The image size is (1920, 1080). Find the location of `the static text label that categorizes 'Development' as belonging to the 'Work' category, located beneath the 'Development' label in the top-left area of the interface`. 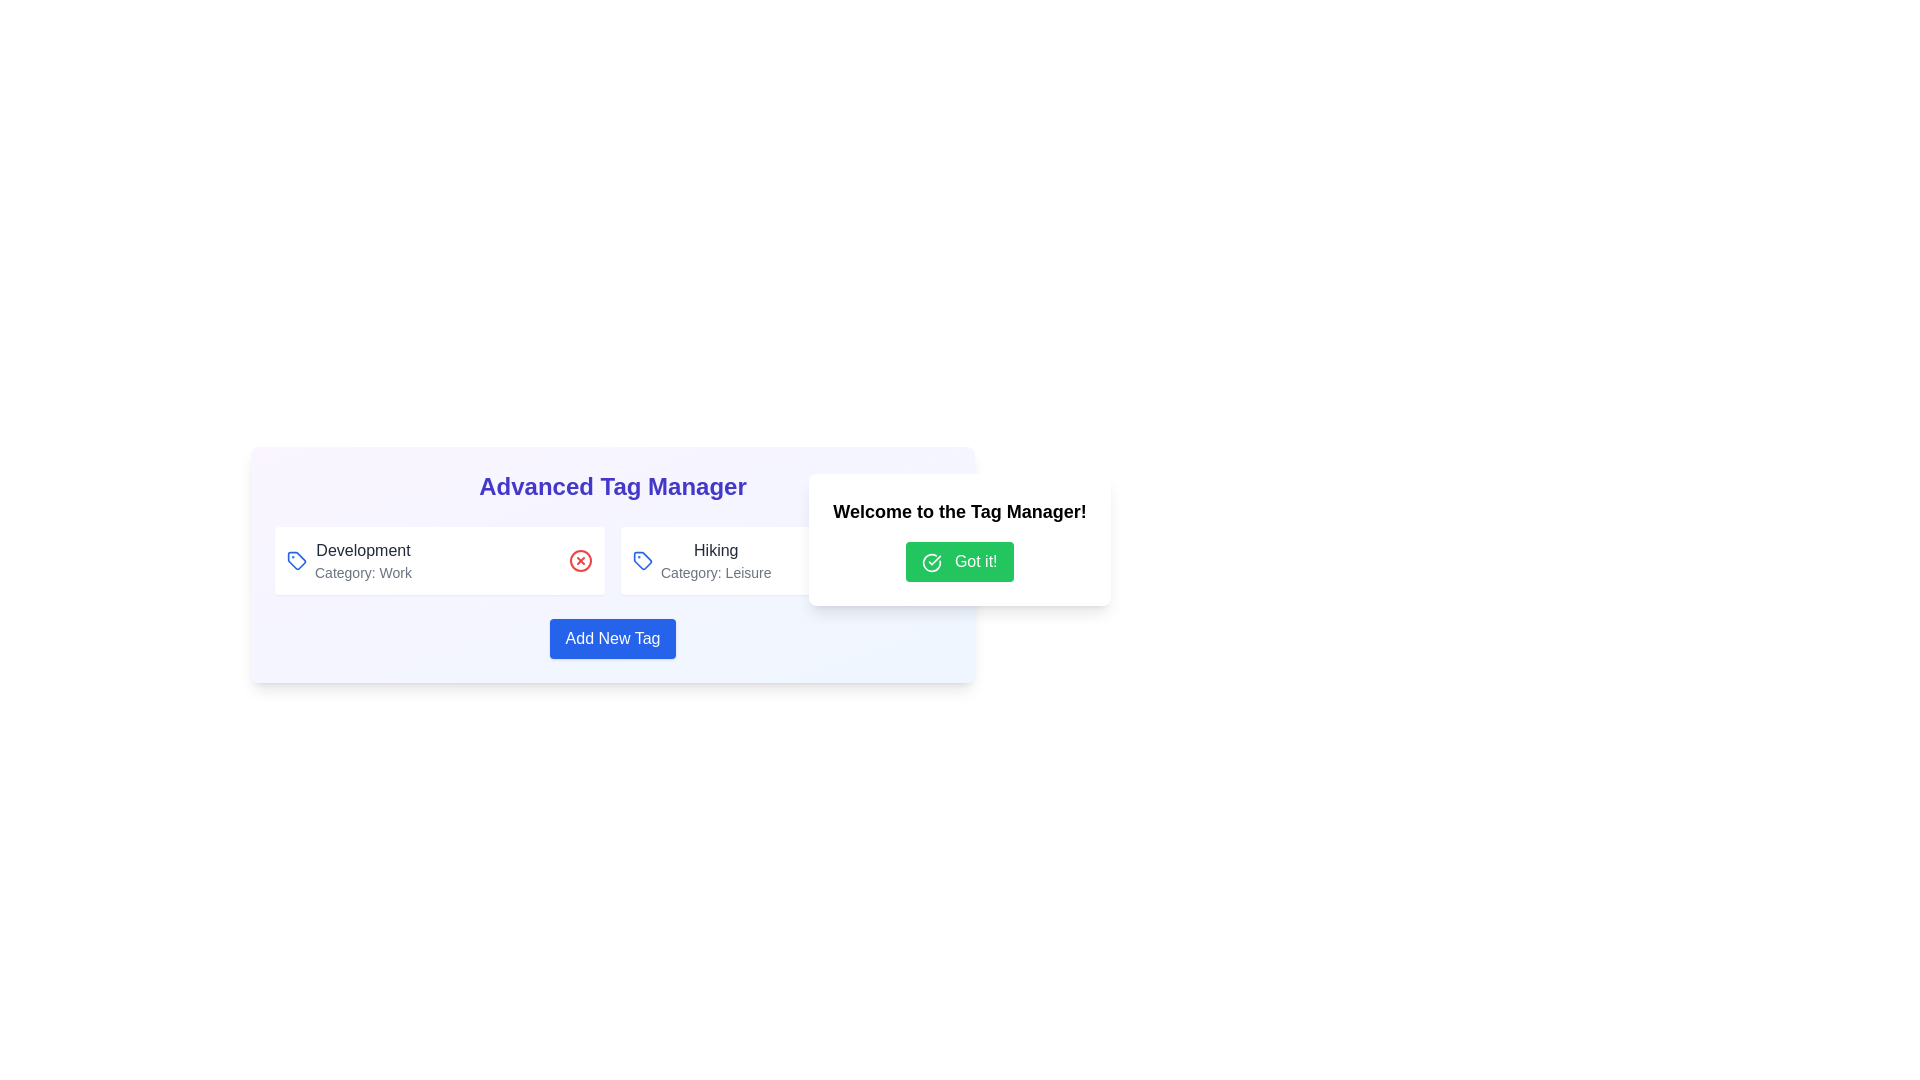

the static text label that categorizes 'Development' as belonging to the 'Work' category, located beneath the 'Development' label in the top-left area of the interface is located at coordinates (363, 573).